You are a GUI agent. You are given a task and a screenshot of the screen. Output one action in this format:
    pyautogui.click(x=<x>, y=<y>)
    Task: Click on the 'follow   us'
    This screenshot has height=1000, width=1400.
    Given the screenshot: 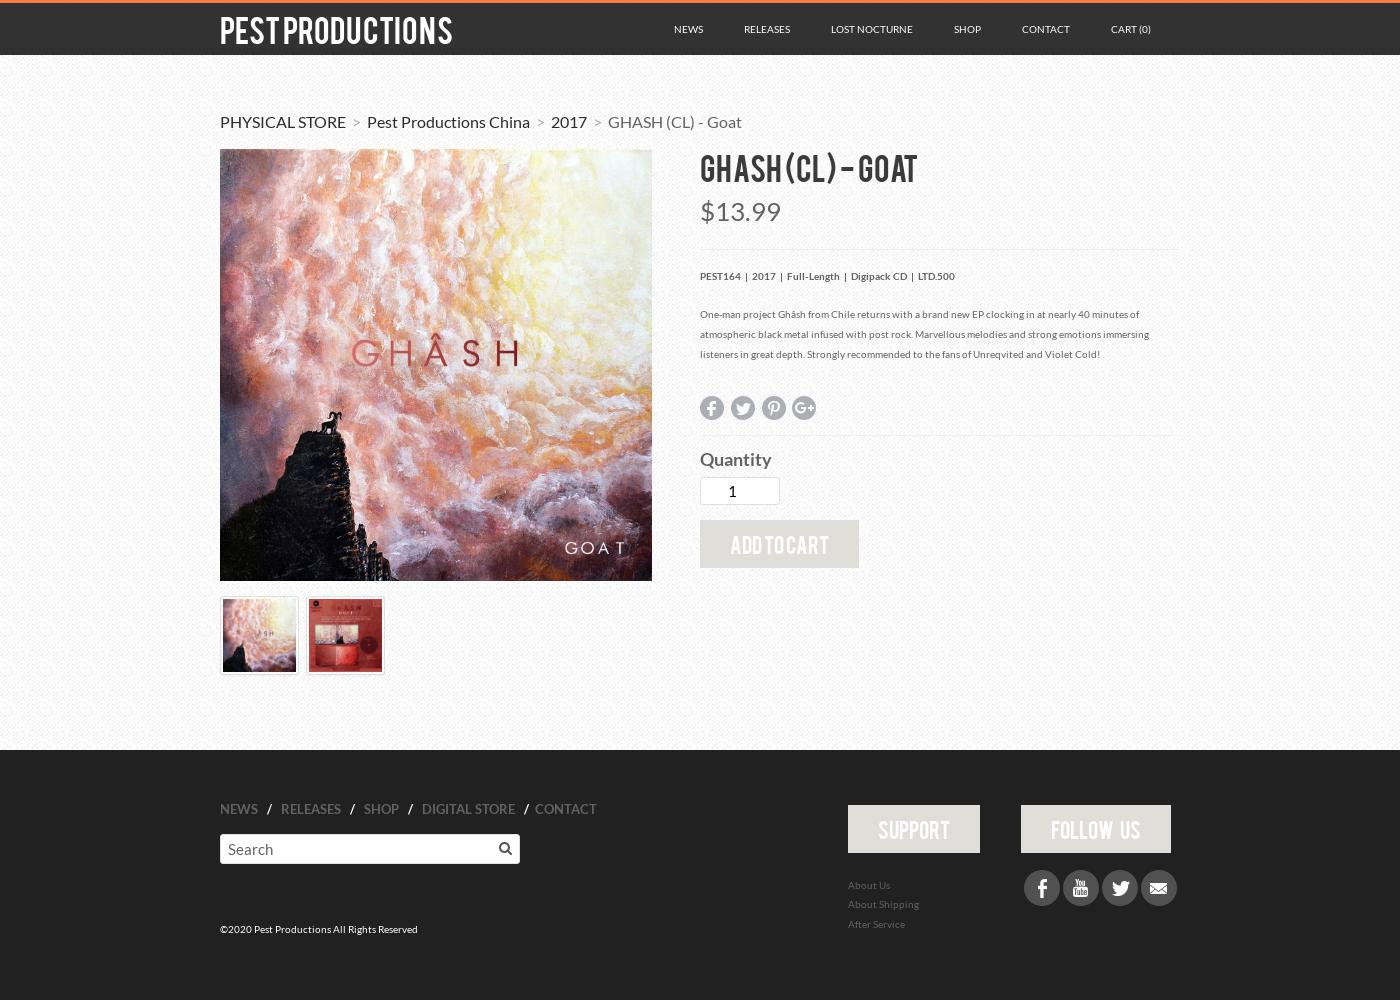 What is the action you would take?
    pyautogui.click(x=1096, y=827)
    